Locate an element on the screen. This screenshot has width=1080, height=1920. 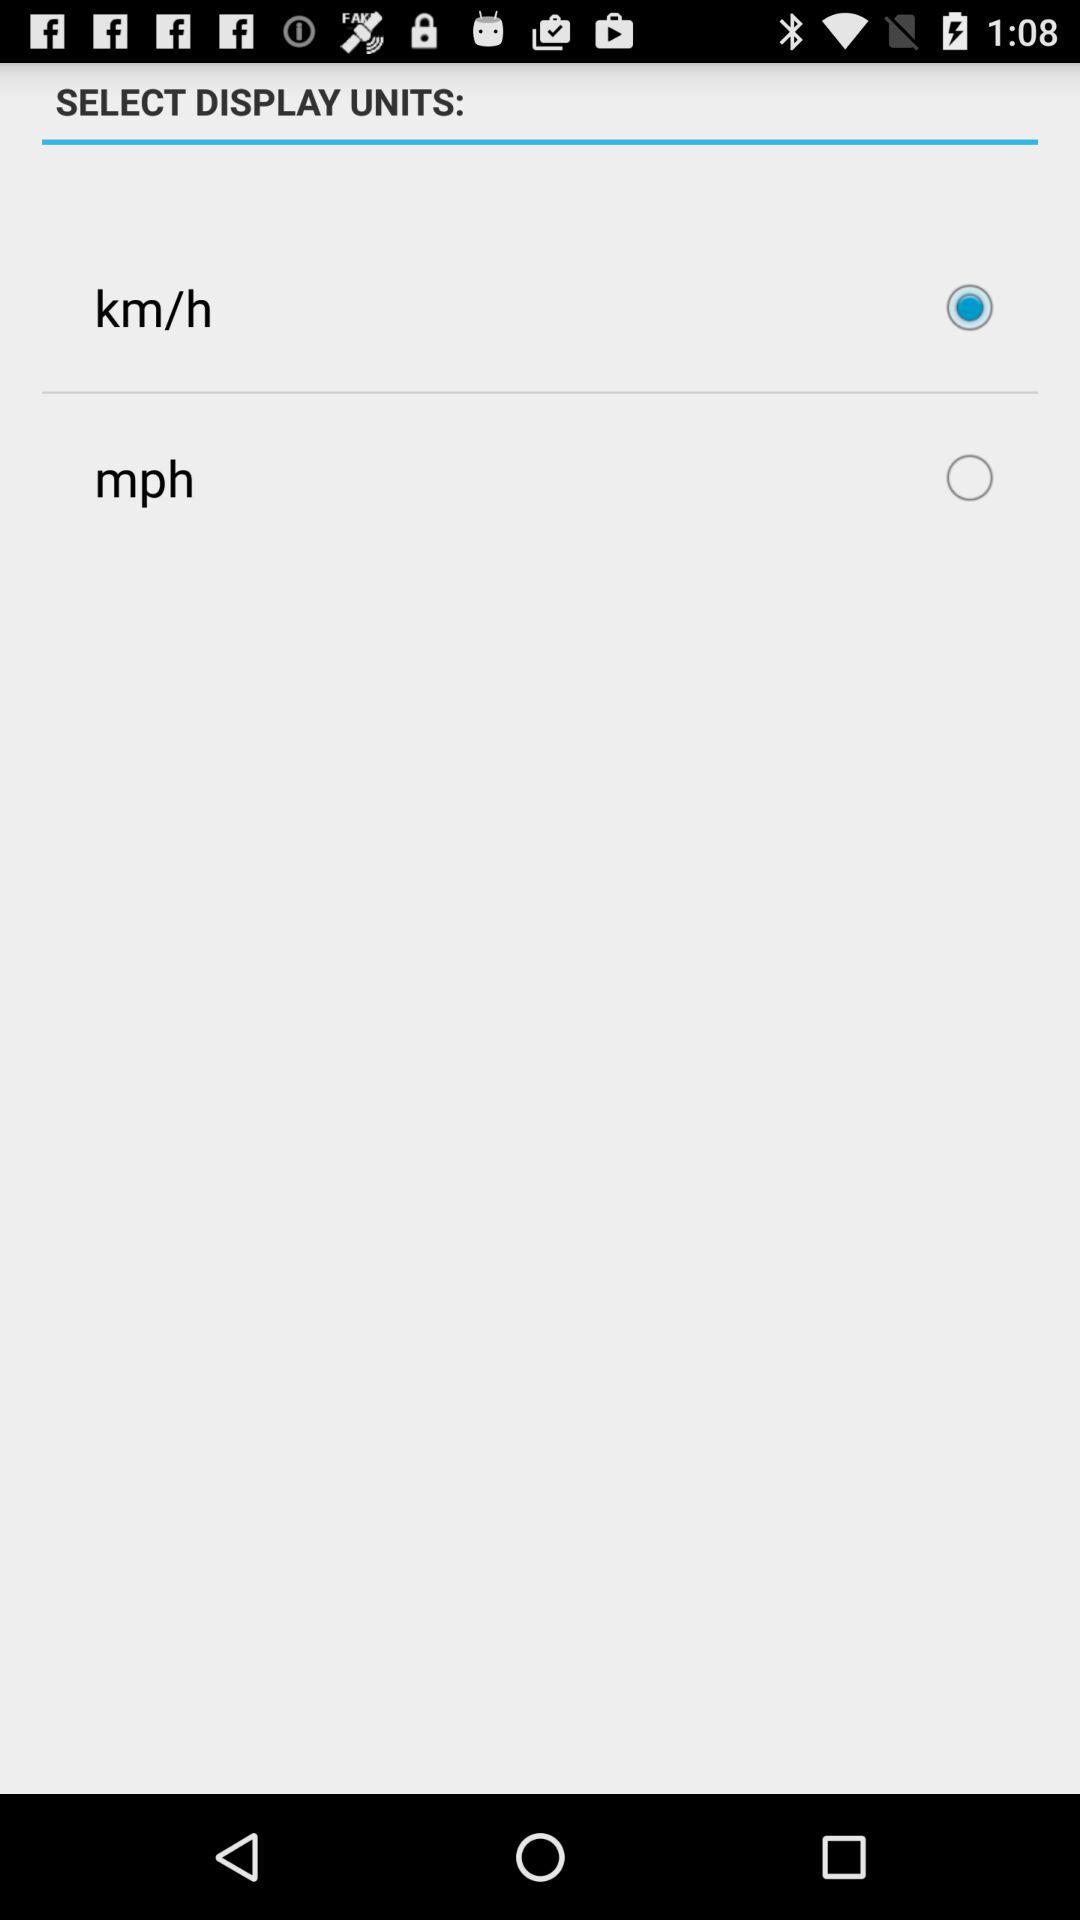
the km/h item is located at coordinates (540, 306).